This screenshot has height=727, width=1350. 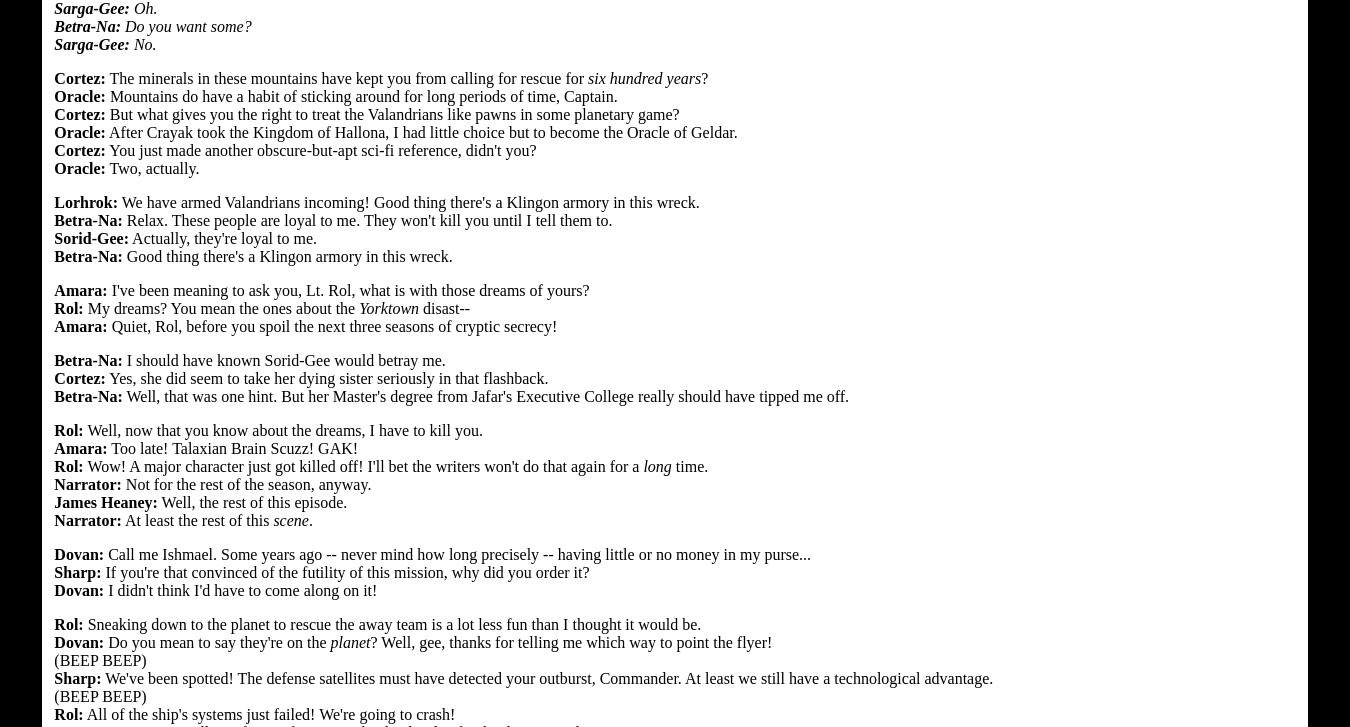 I want to click on 'James Heaney:', so click(x=104, y=500).